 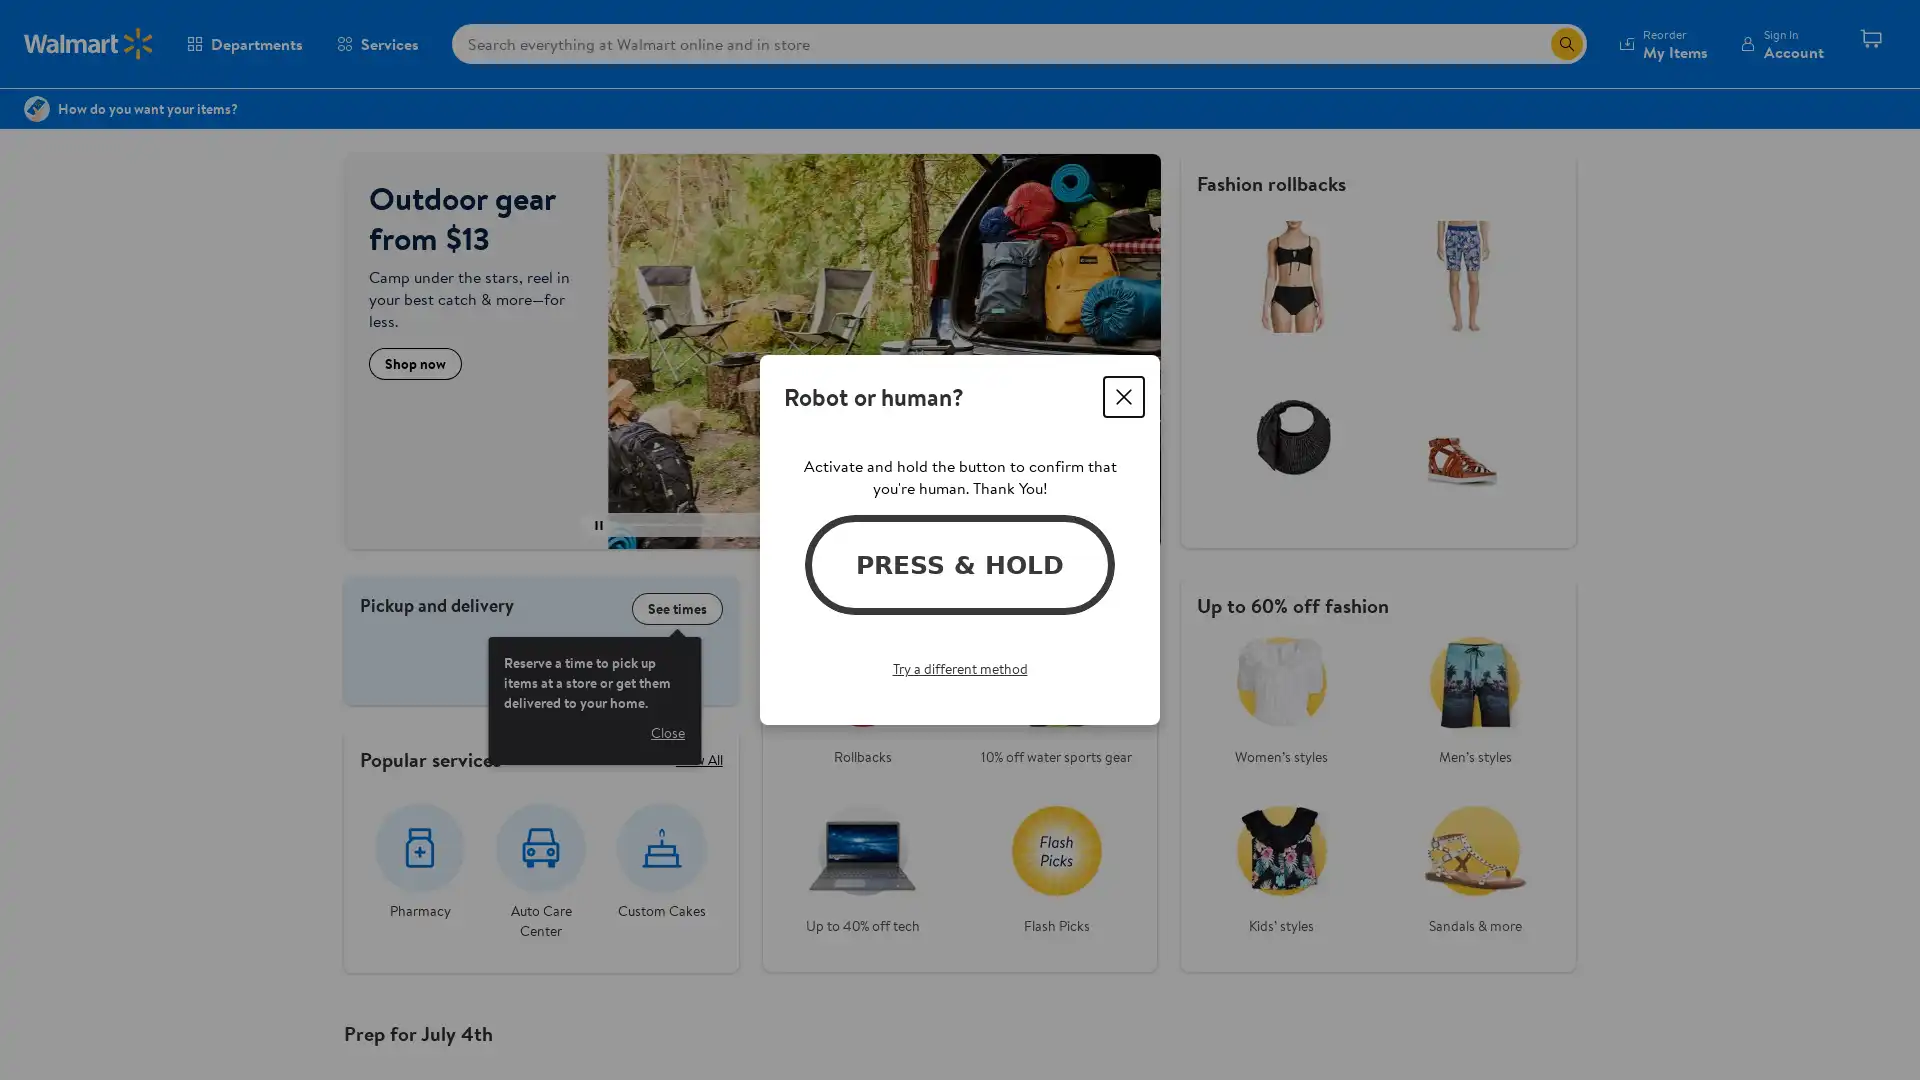 I want to click on Close dialog, so click(x=1123, y=397).